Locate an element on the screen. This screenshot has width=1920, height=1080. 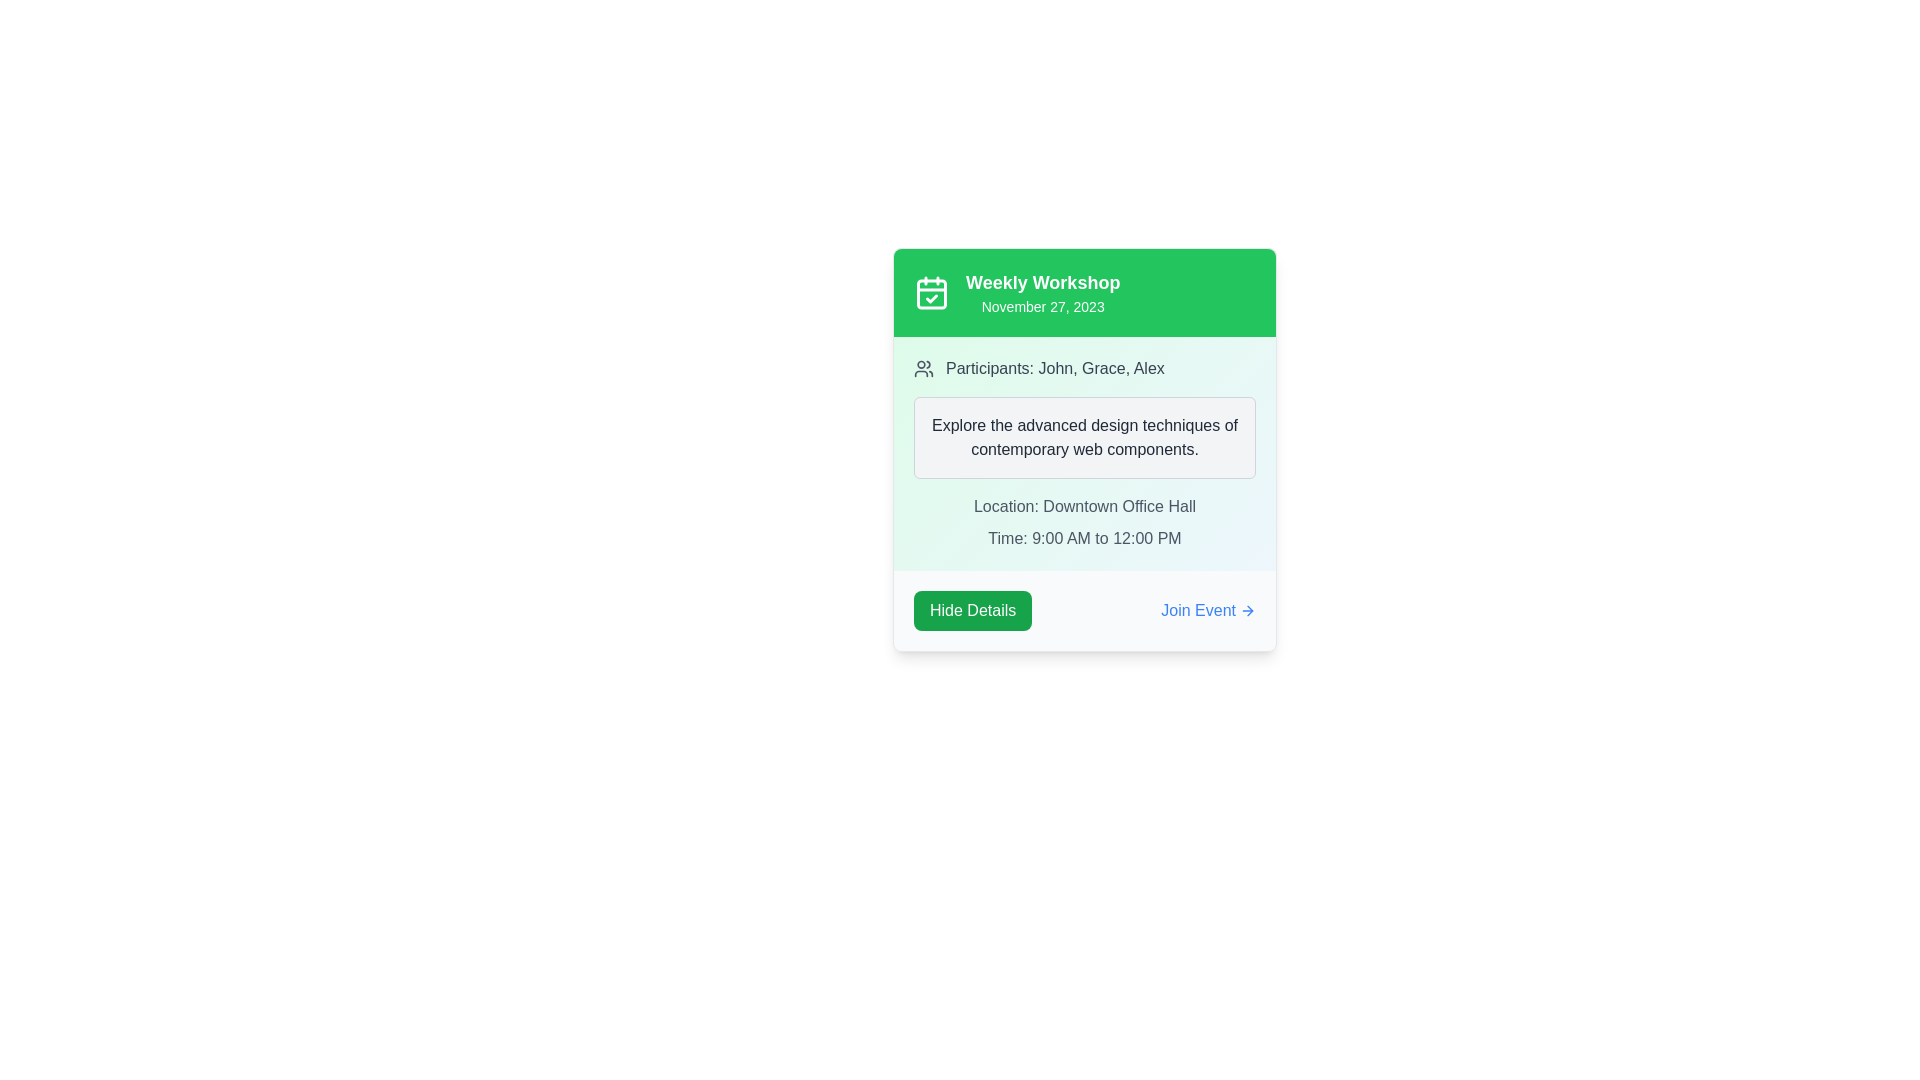
the navigational icon located to the right of the 'Join Event' text in the bottom right corner of the card is located at coordinates (1247, 609).